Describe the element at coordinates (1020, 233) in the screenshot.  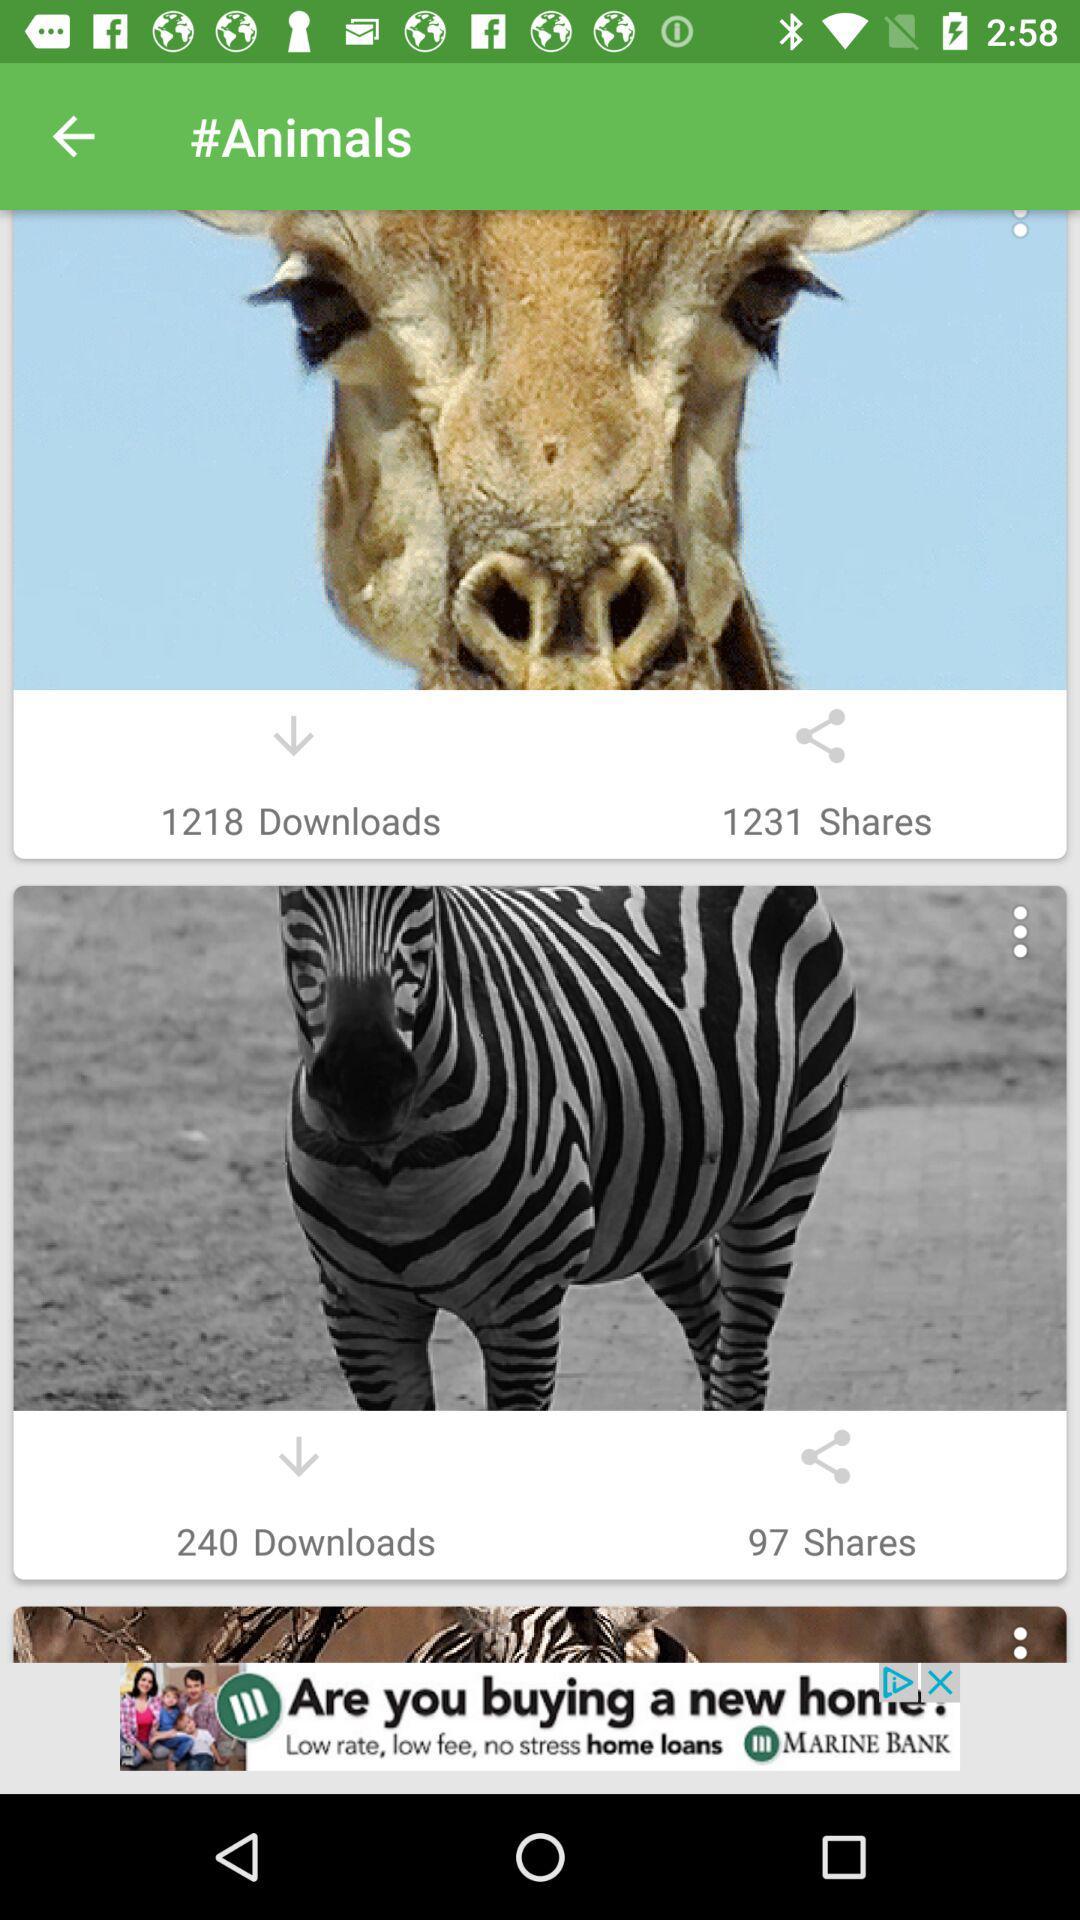
I see `open picture settings` at that location.